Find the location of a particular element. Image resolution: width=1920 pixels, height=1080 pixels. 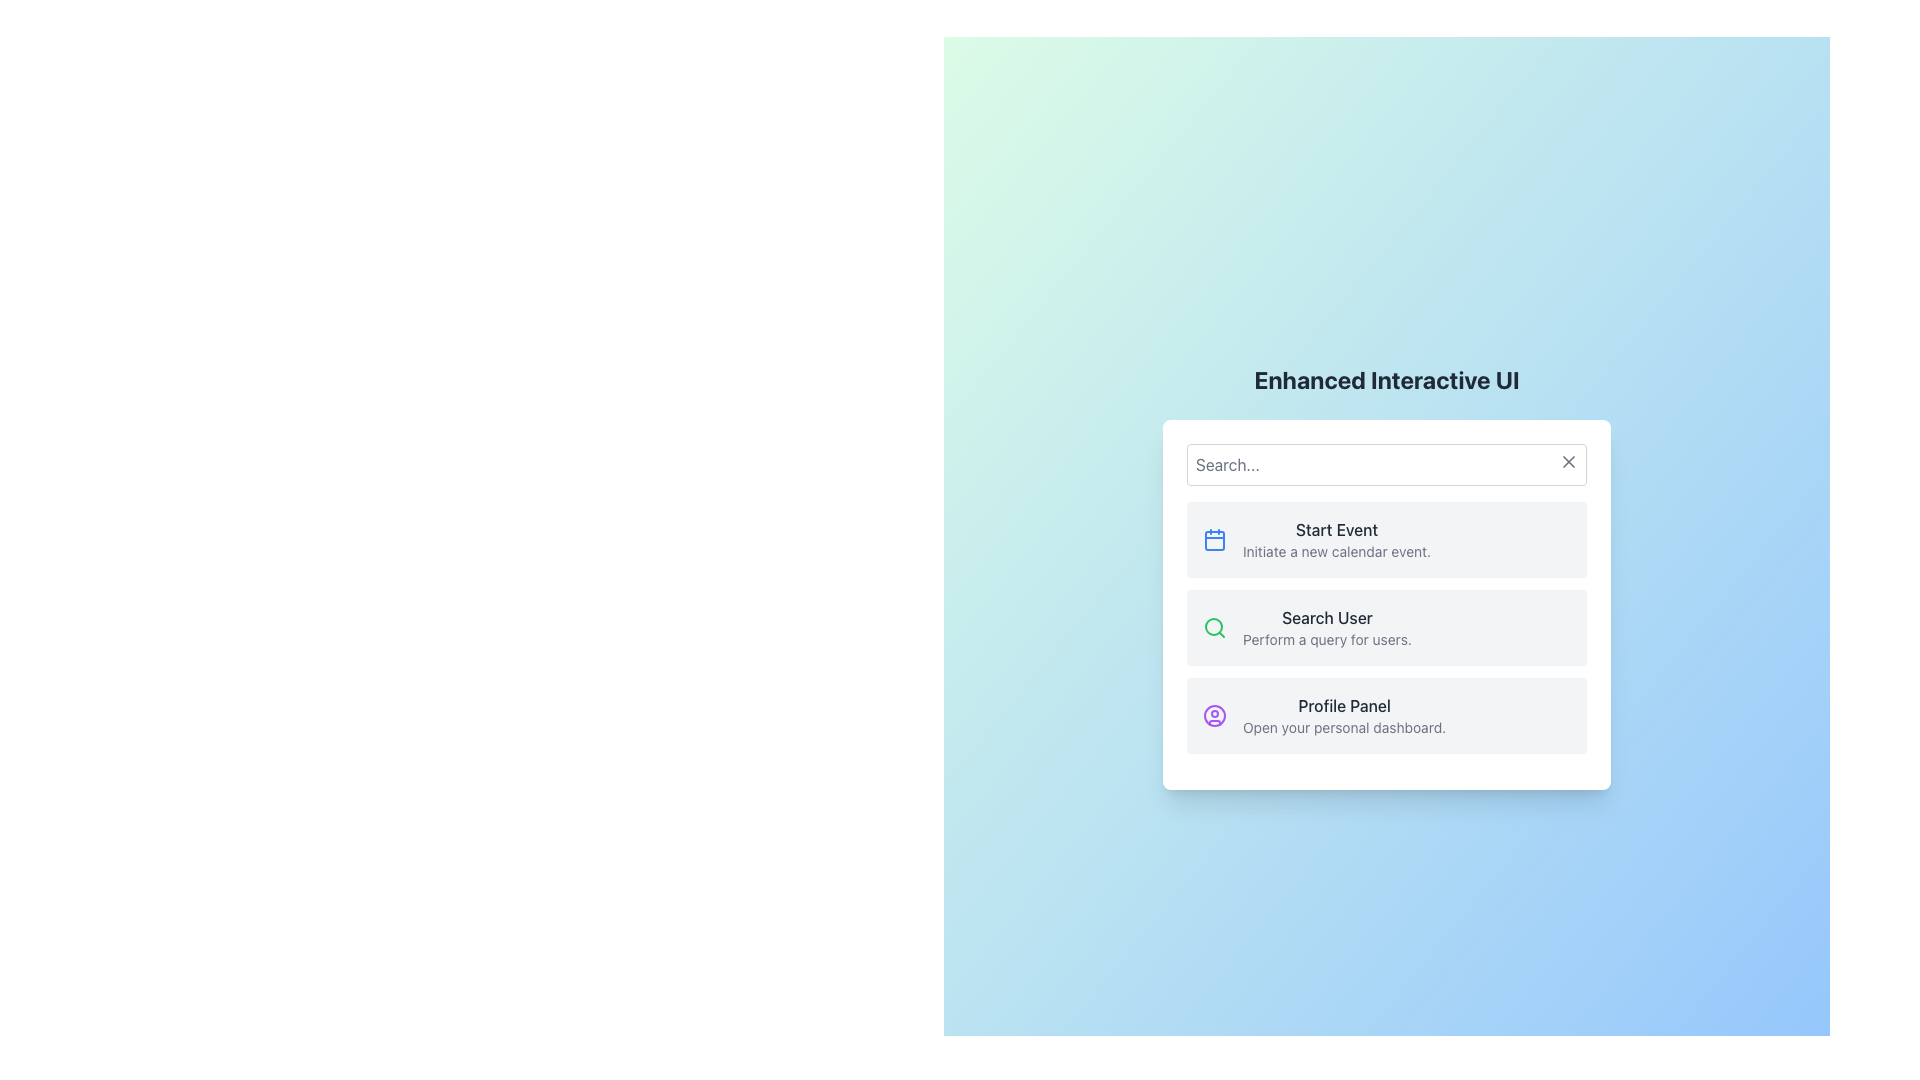

the 'Profile Panel' icon, which is located to the left of the 'Profile Panel' text and above the description 'Open your personal dashboard.' is located at coordinates (1213, 715).